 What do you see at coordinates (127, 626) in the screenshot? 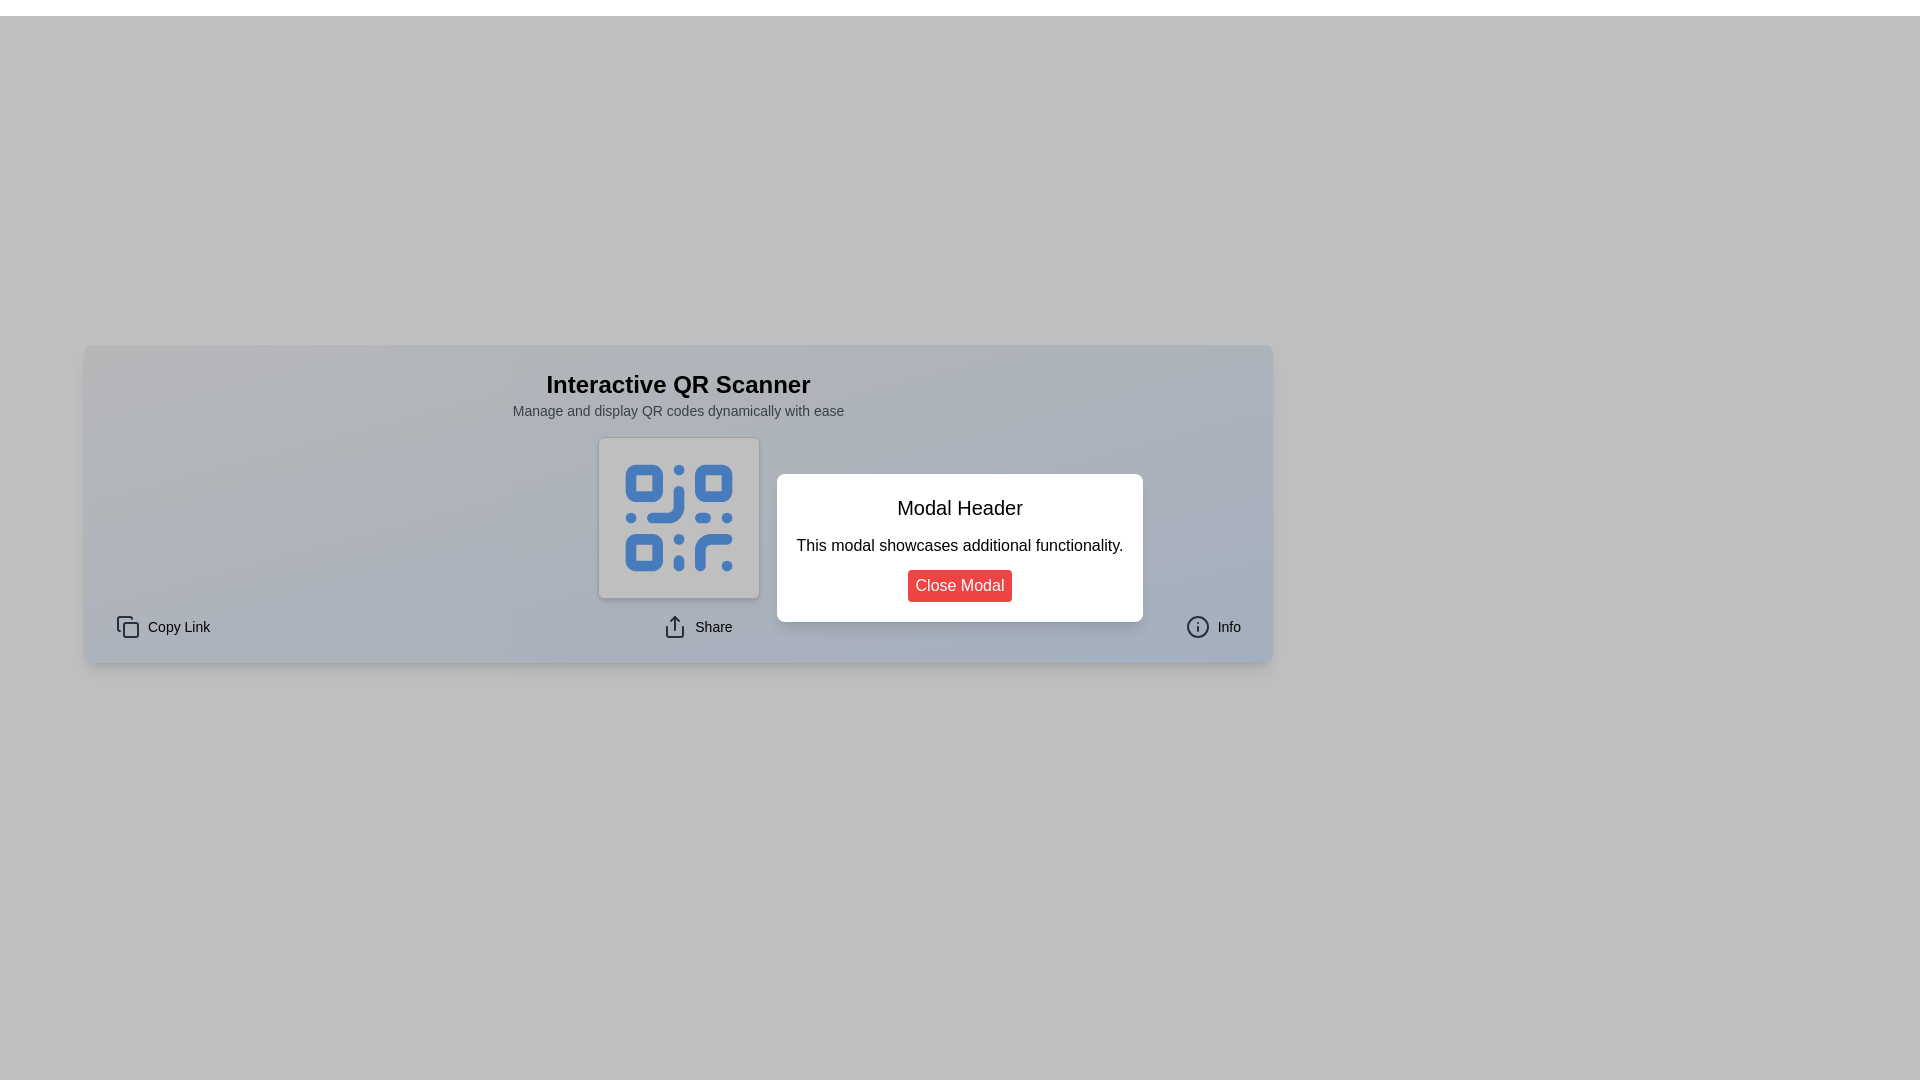
I see `the 'Copy' icon located at the bottom-left corner of the interactive section` at bounding box center [127, 626].